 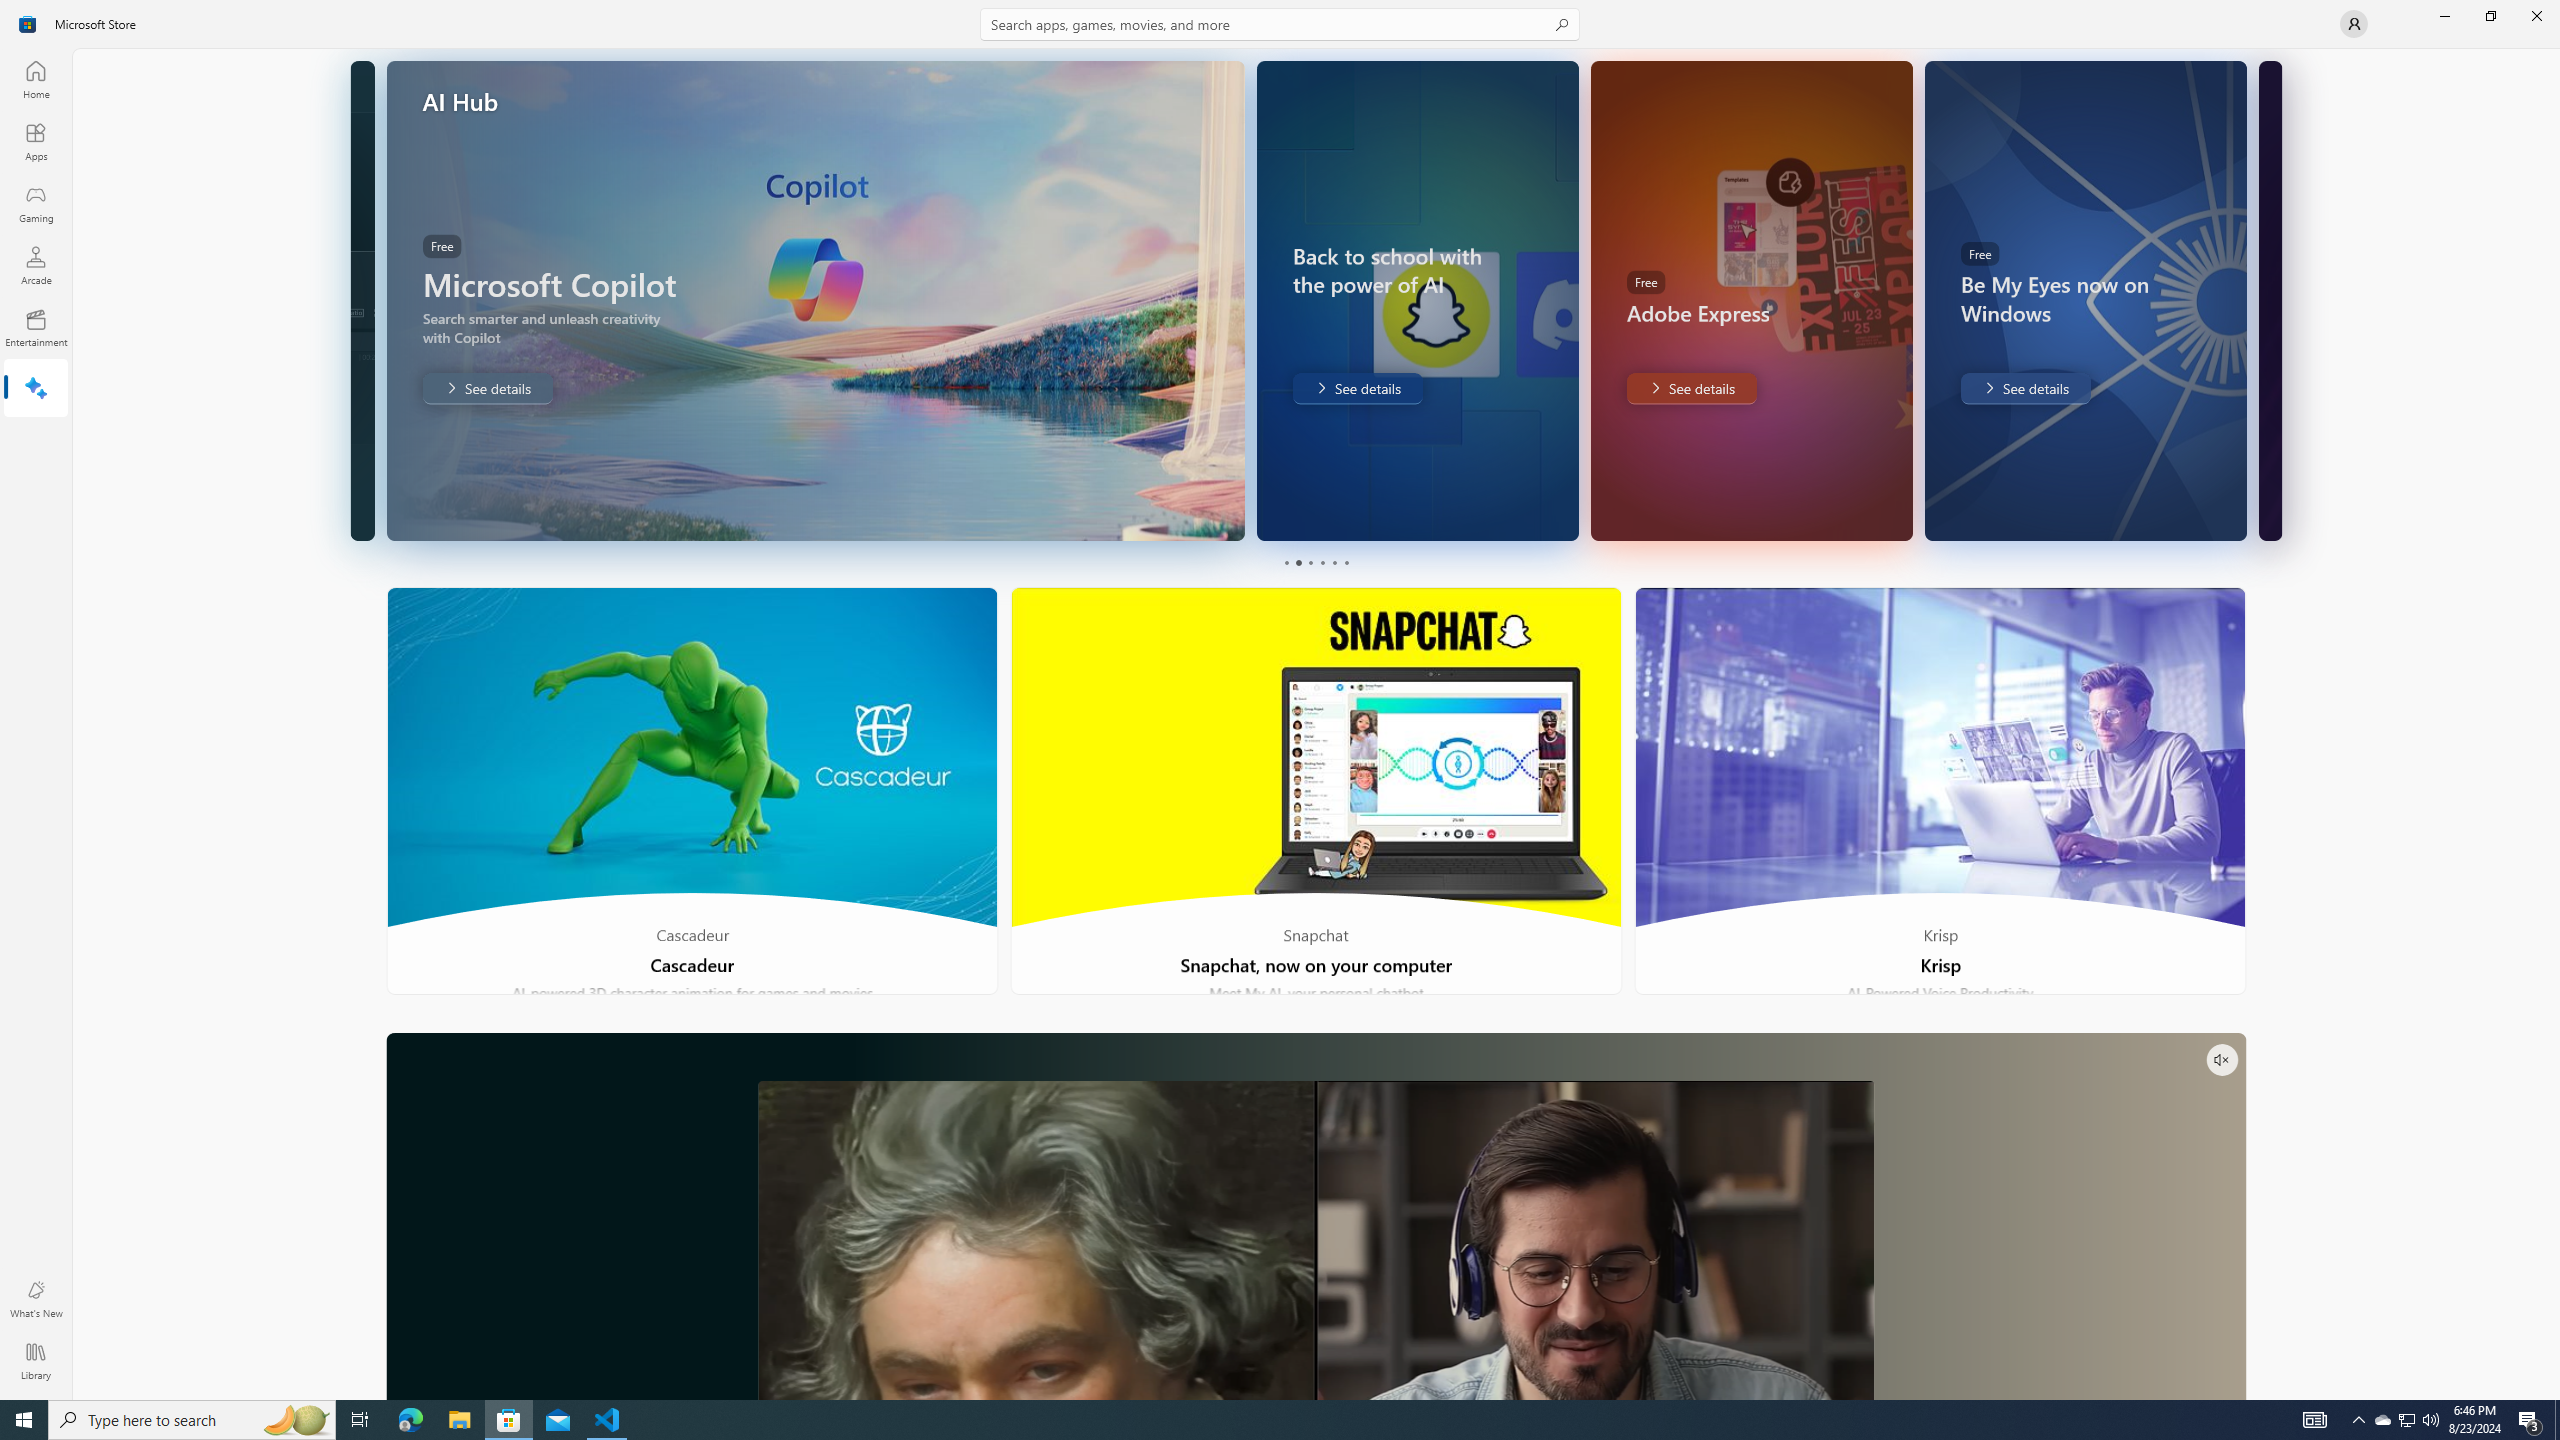 What do you see at coordinates (2221, 1058) in the screenshot?
I see `'Unmute'` at bounding box center [2221, 1058].